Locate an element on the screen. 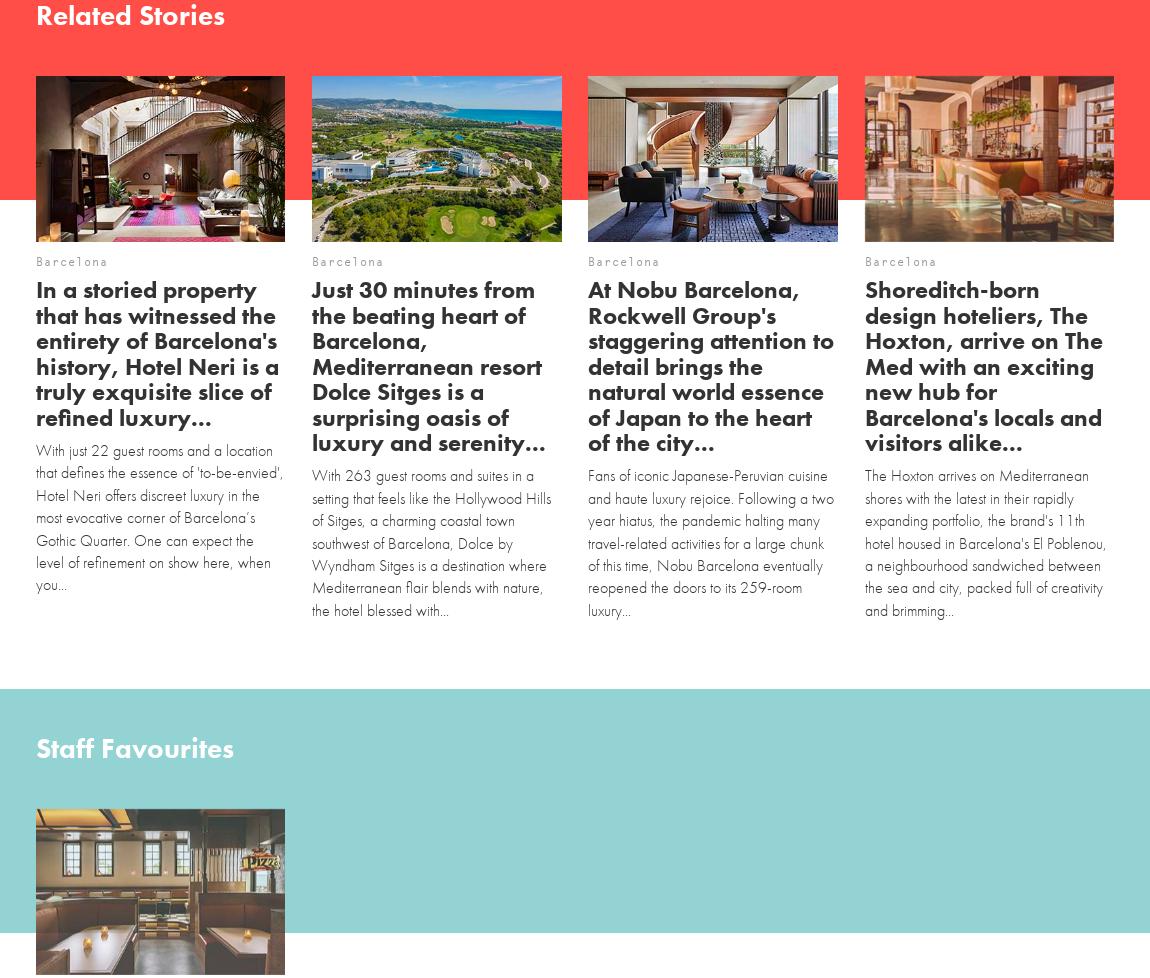 Image resolution: width=1150 pixels, height=978 pixels. 'Fans of iconic Japanese-Peruvian cuisine and haute luxury rejoice. Following a two year hiatus, the pandemic halting many travel-related activities for a large chunk of this time, Nobu Barcelona eventually reopened the doors to its 259-room luxury...' is located at coordinates (710, 542).